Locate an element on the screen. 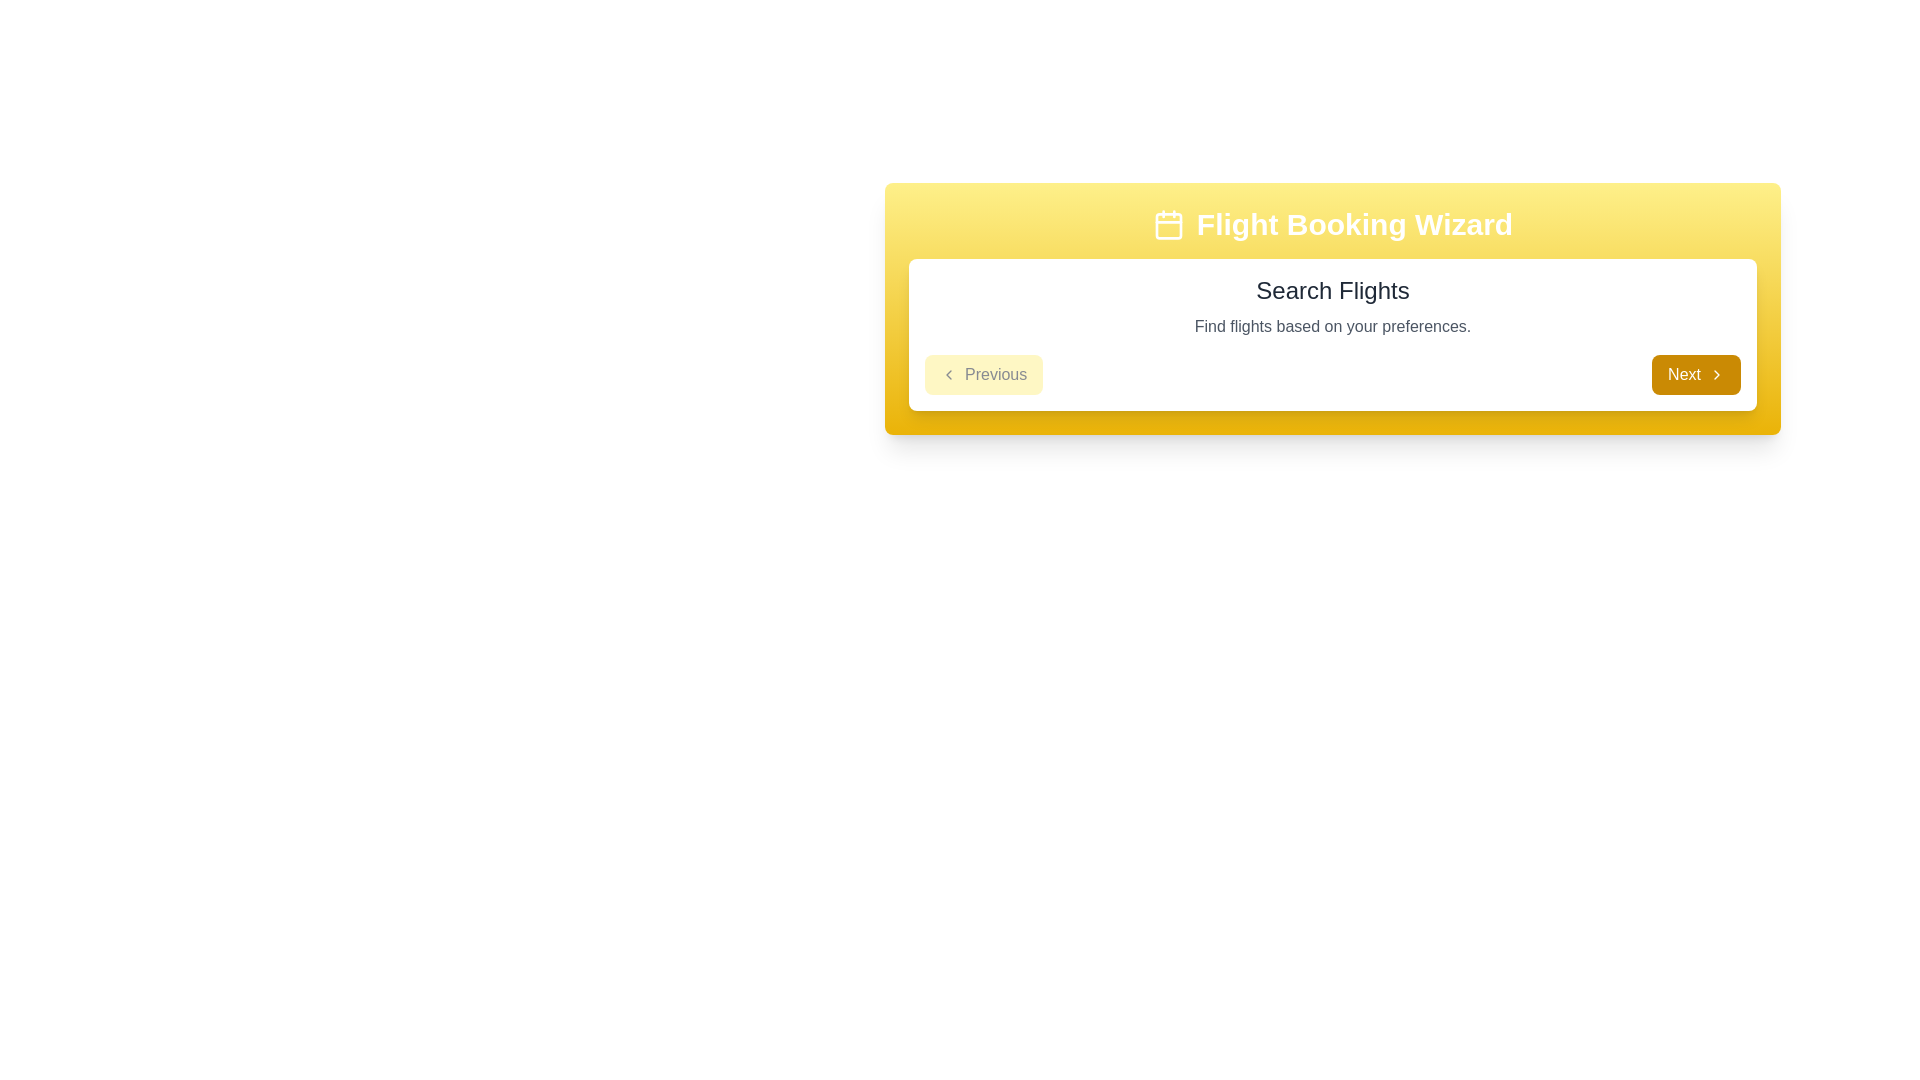 This screenshot has width=1920, height=1080. the 'Previous' button, which is a rounded rectangular button with gray text on a yellow background, located at the bottom section of the content card is located at coordinates (984, 374).